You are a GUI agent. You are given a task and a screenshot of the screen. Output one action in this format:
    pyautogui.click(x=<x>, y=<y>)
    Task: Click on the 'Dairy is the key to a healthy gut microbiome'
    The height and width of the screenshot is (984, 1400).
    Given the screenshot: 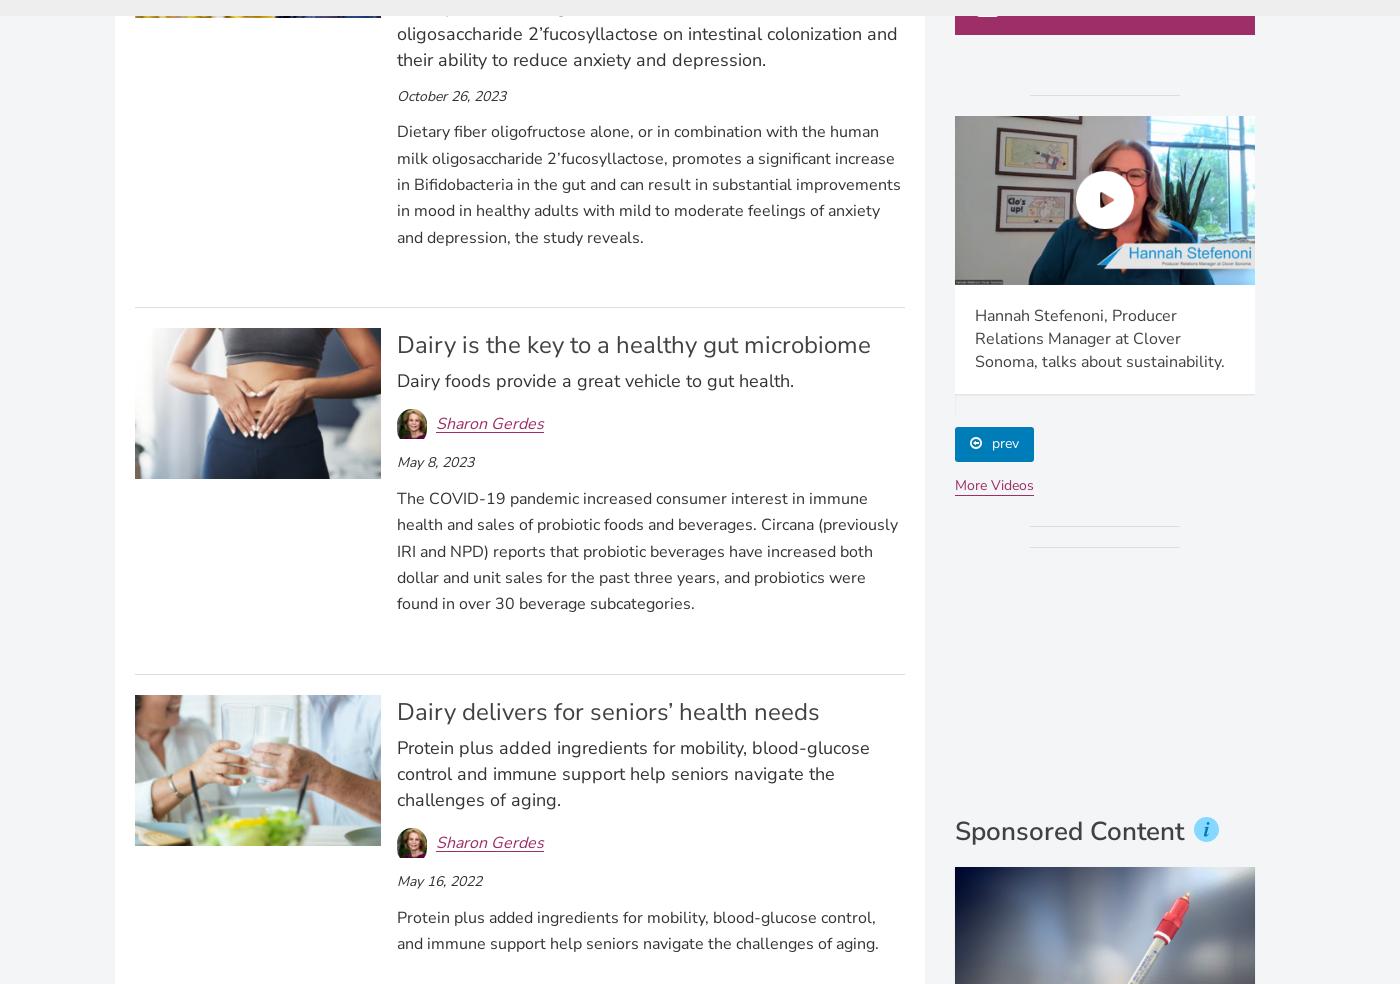 What is the action you would take?
    pyautogui.click(x=632, y=343)
    